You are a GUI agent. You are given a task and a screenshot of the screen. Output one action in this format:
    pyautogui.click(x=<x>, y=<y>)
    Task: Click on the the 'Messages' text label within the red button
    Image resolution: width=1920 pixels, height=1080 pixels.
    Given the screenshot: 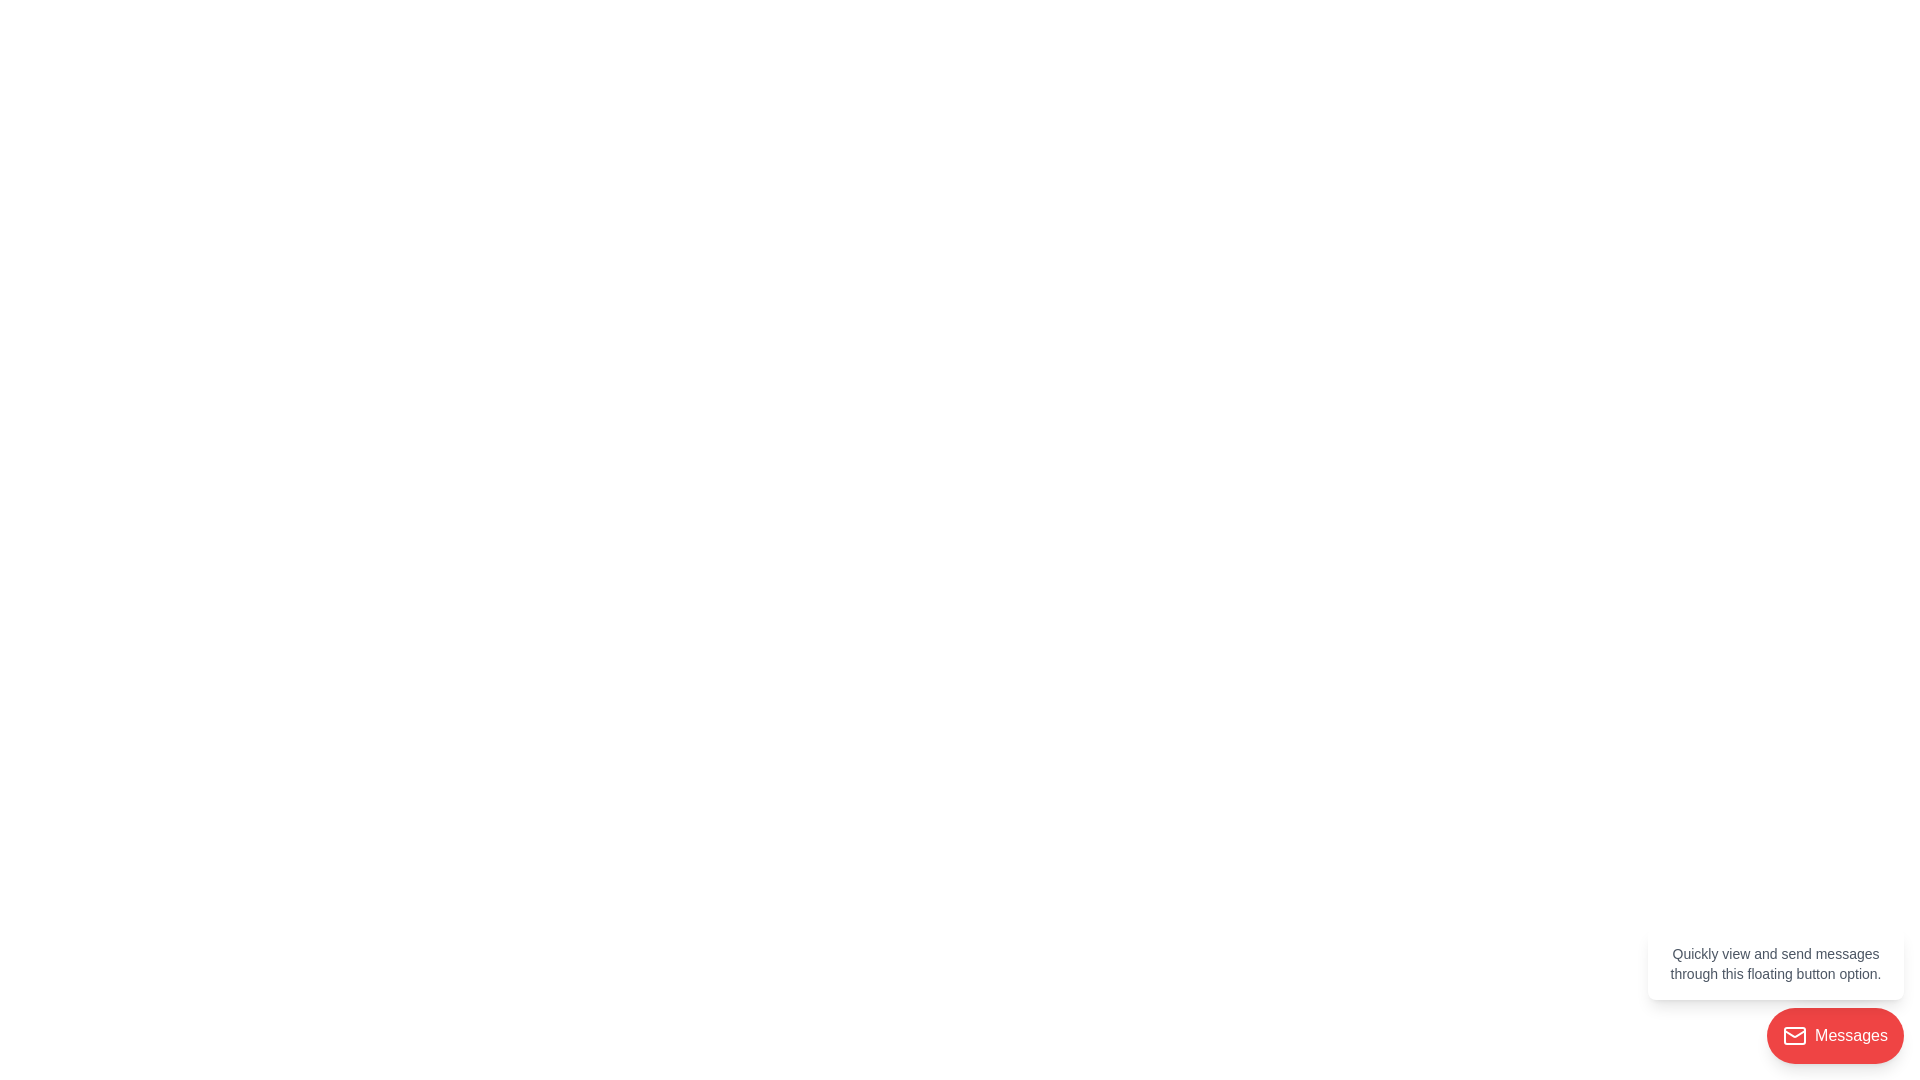 What is the action you would take?
    pyautogui.click(x=1850, y=1035)
    